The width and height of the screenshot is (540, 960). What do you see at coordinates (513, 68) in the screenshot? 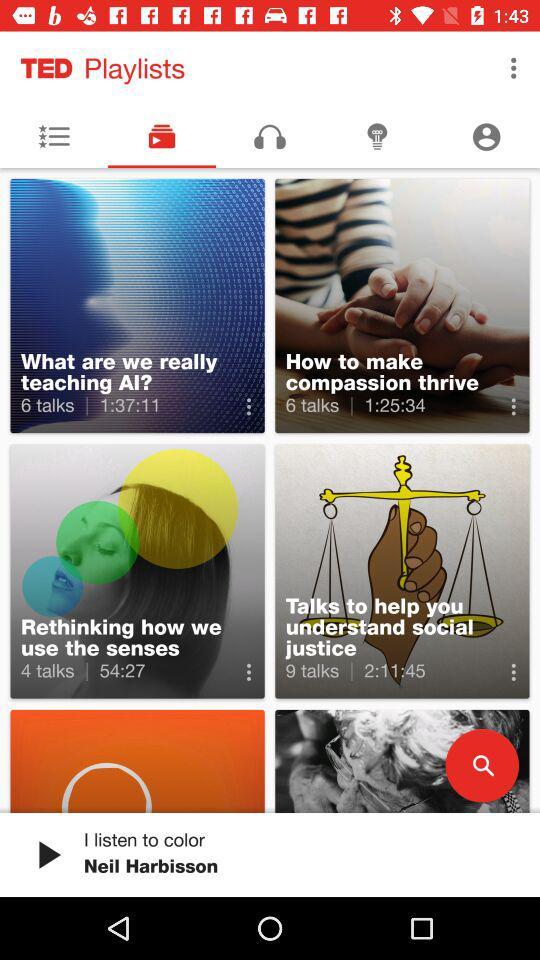
I see `the icon next to the playlists item` at bounding box center [513, 68].